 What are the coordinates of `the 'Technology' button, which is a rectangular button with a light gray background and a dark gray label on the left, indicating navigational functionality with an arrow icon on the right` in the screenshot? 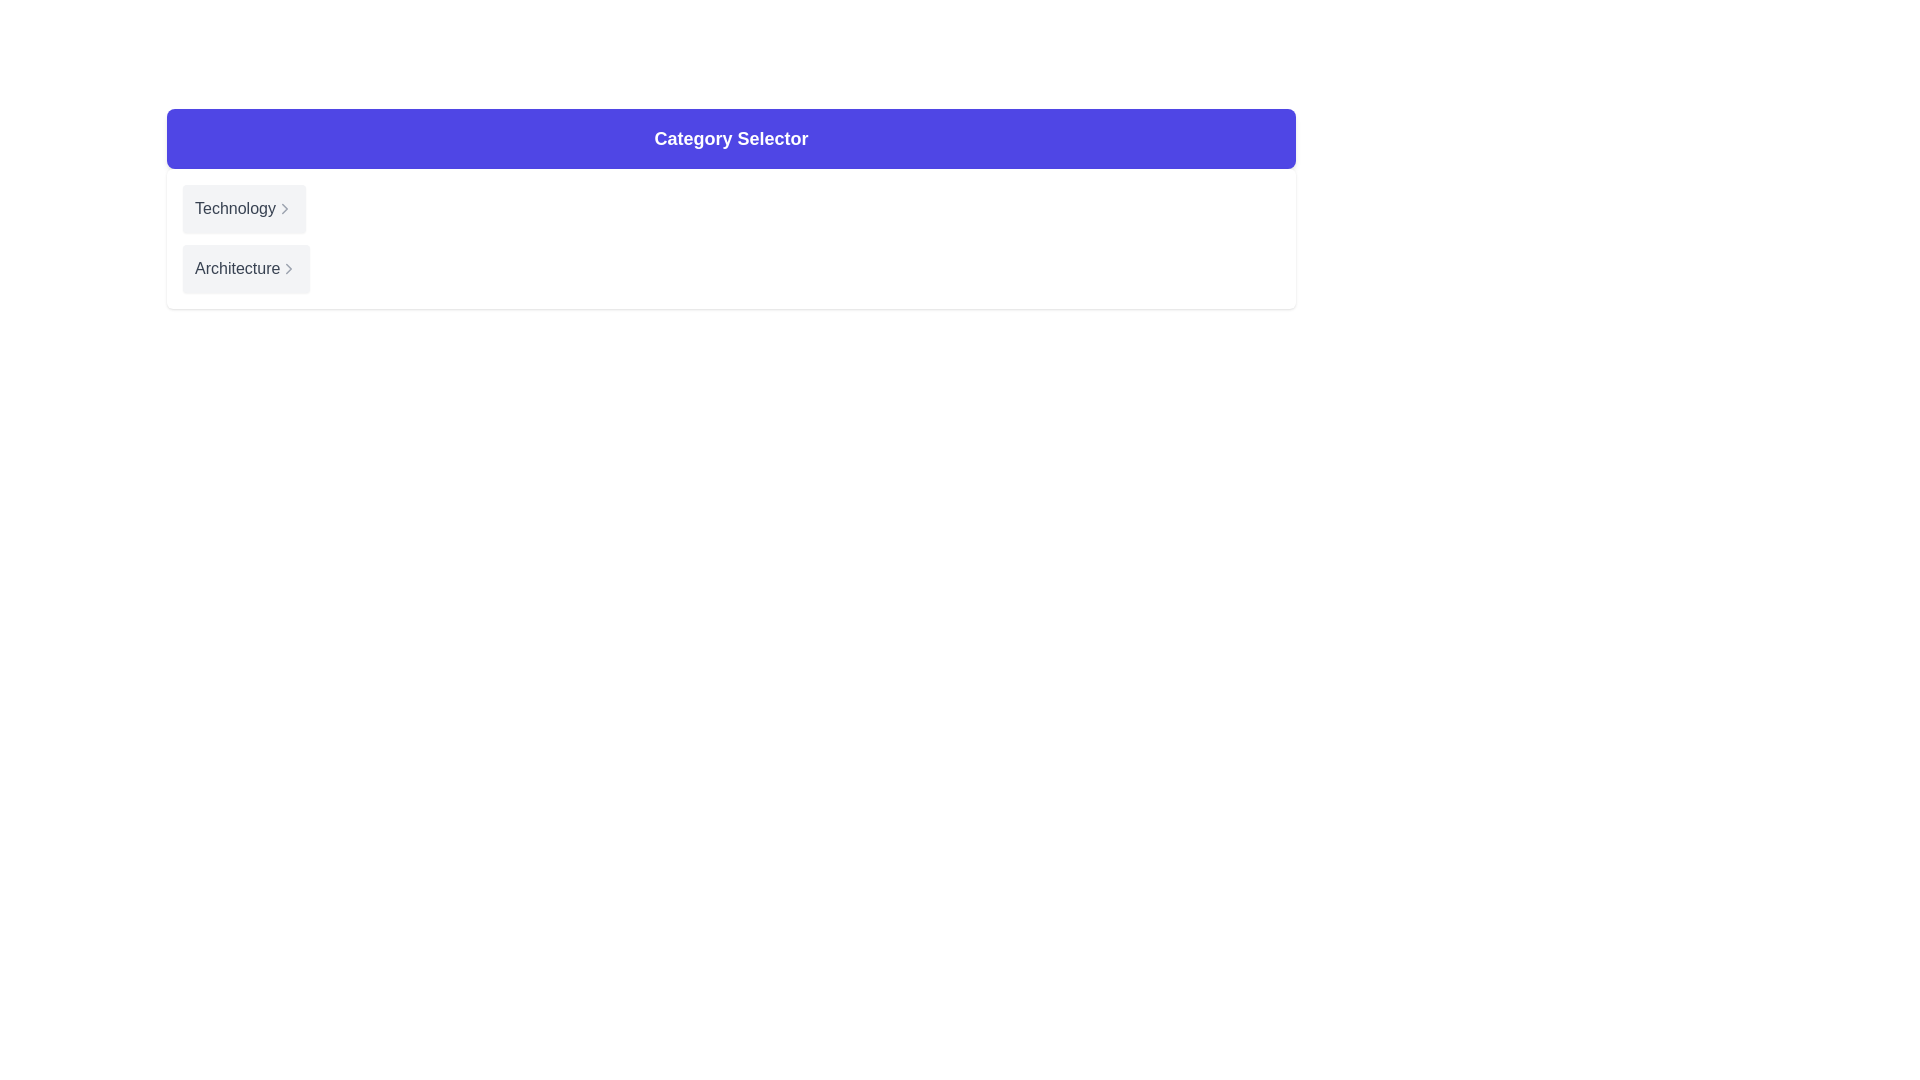 It's located at (243, 208).